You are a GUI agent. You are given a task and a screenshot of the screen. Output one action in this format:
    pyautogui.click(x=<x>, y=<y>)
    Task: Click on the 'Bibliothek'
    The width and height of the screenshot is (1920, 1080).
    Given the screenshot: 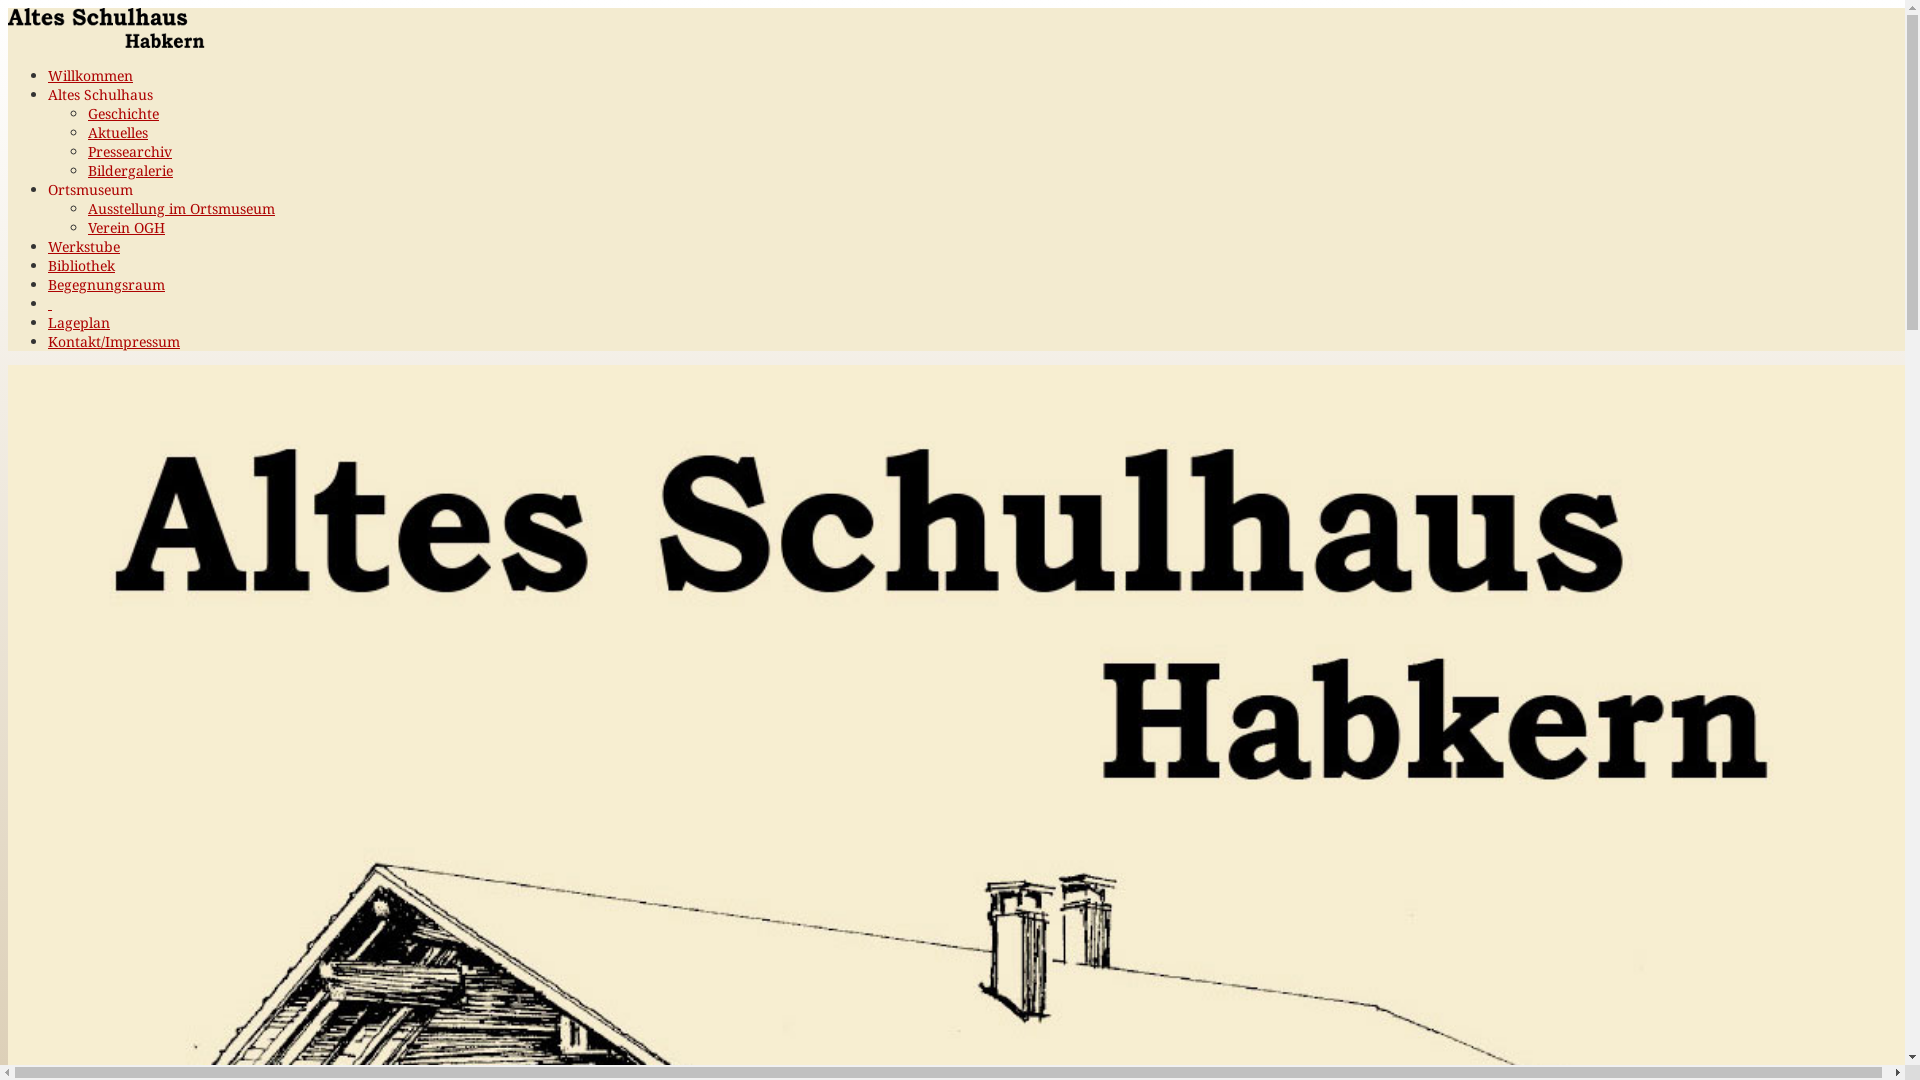 What is the action you would take?
    pyautogui.click(x=48, y=264)
    